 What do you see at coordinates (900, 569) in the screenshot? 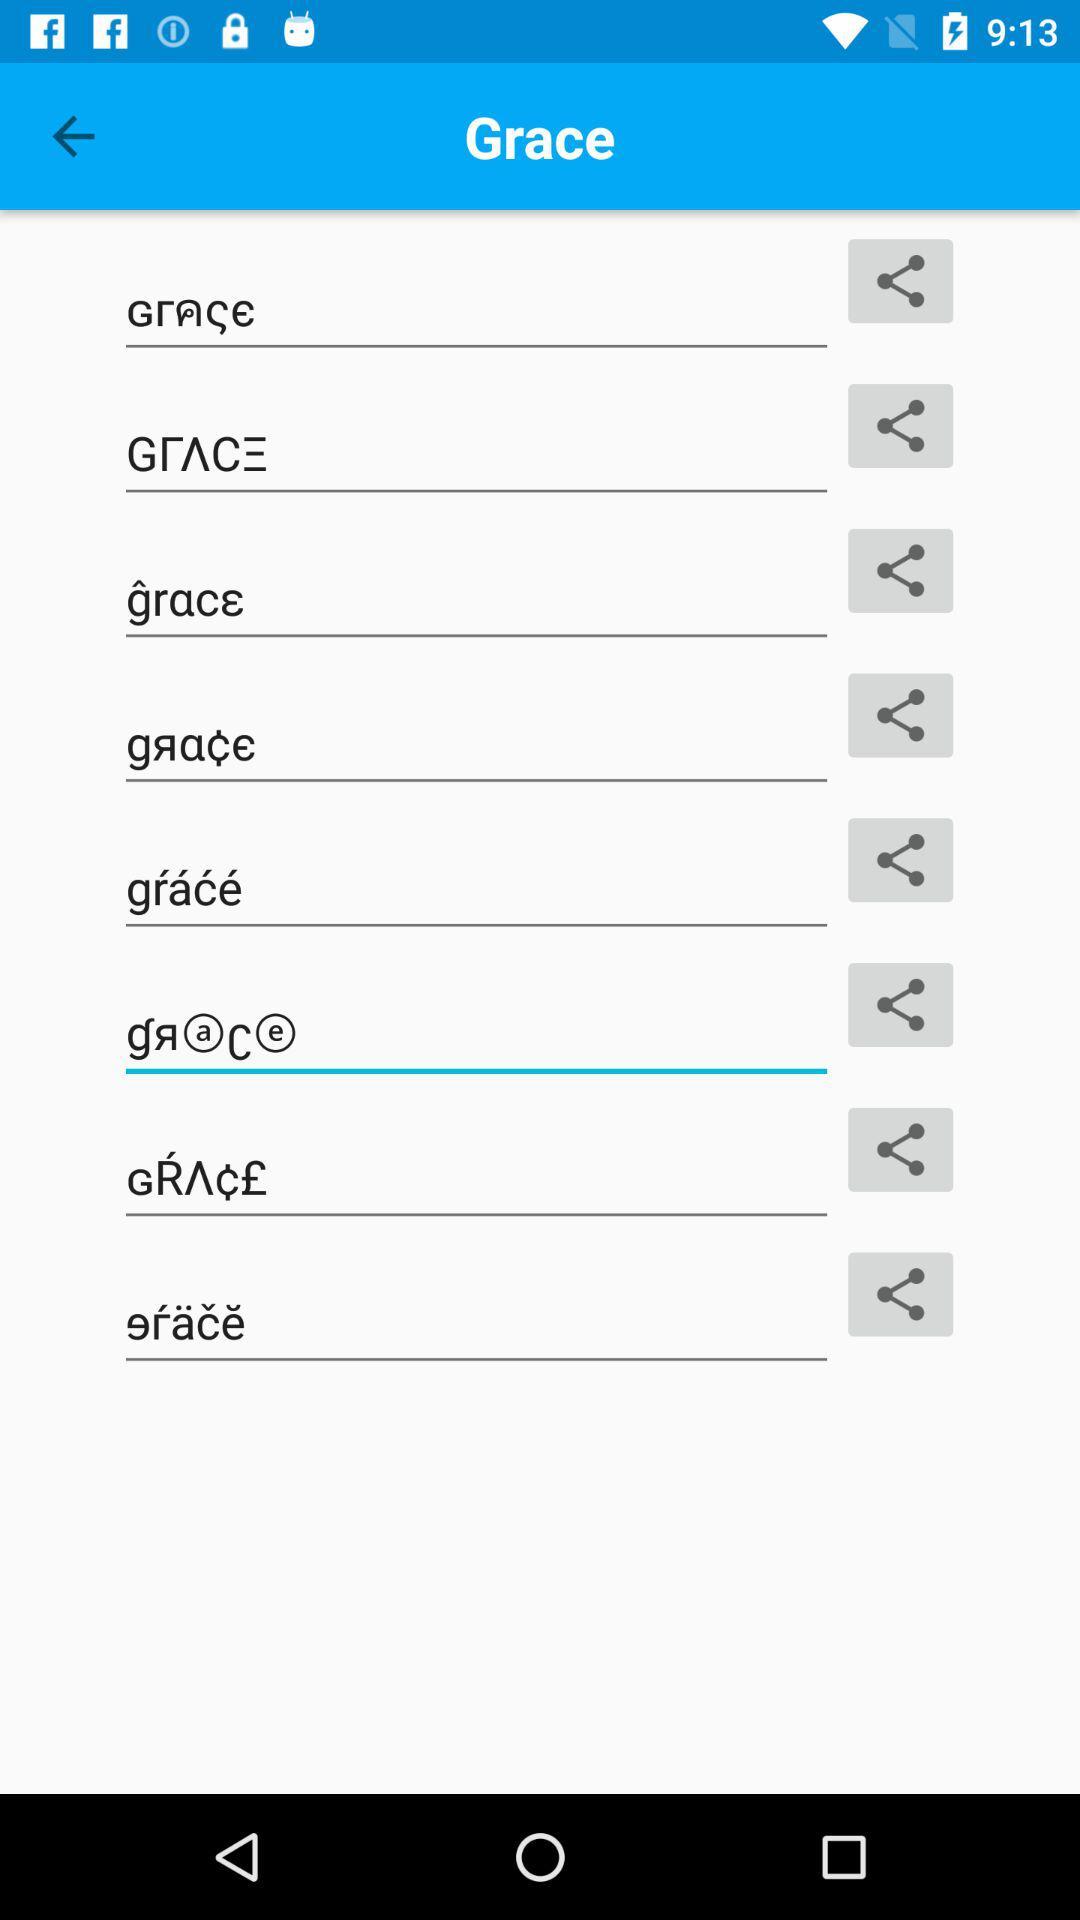
I see `the share icon` at bounding box center [900, 569].